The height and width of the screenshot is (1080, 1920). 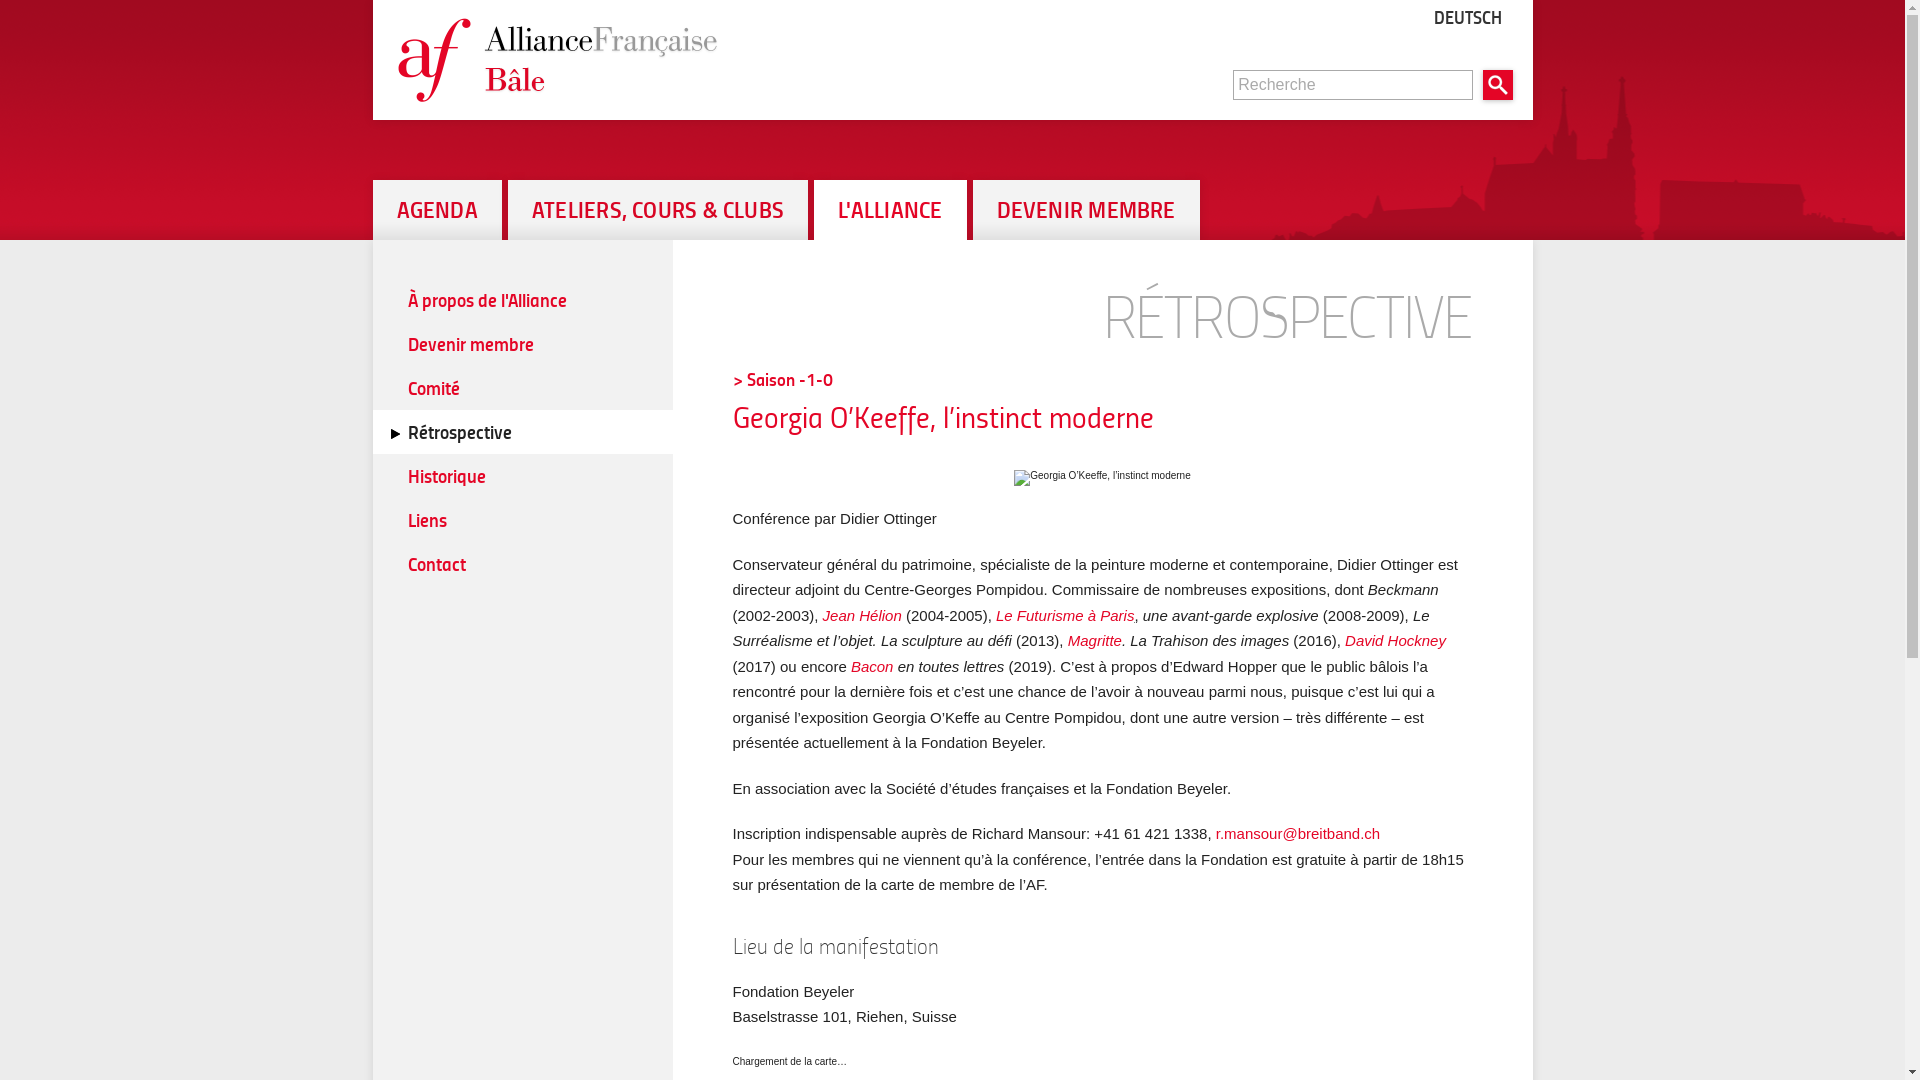 What do you see at coordinates (781, 378) in the screenshot?
I see `'> Saison -1-0'` at bounding box center [781, 378].